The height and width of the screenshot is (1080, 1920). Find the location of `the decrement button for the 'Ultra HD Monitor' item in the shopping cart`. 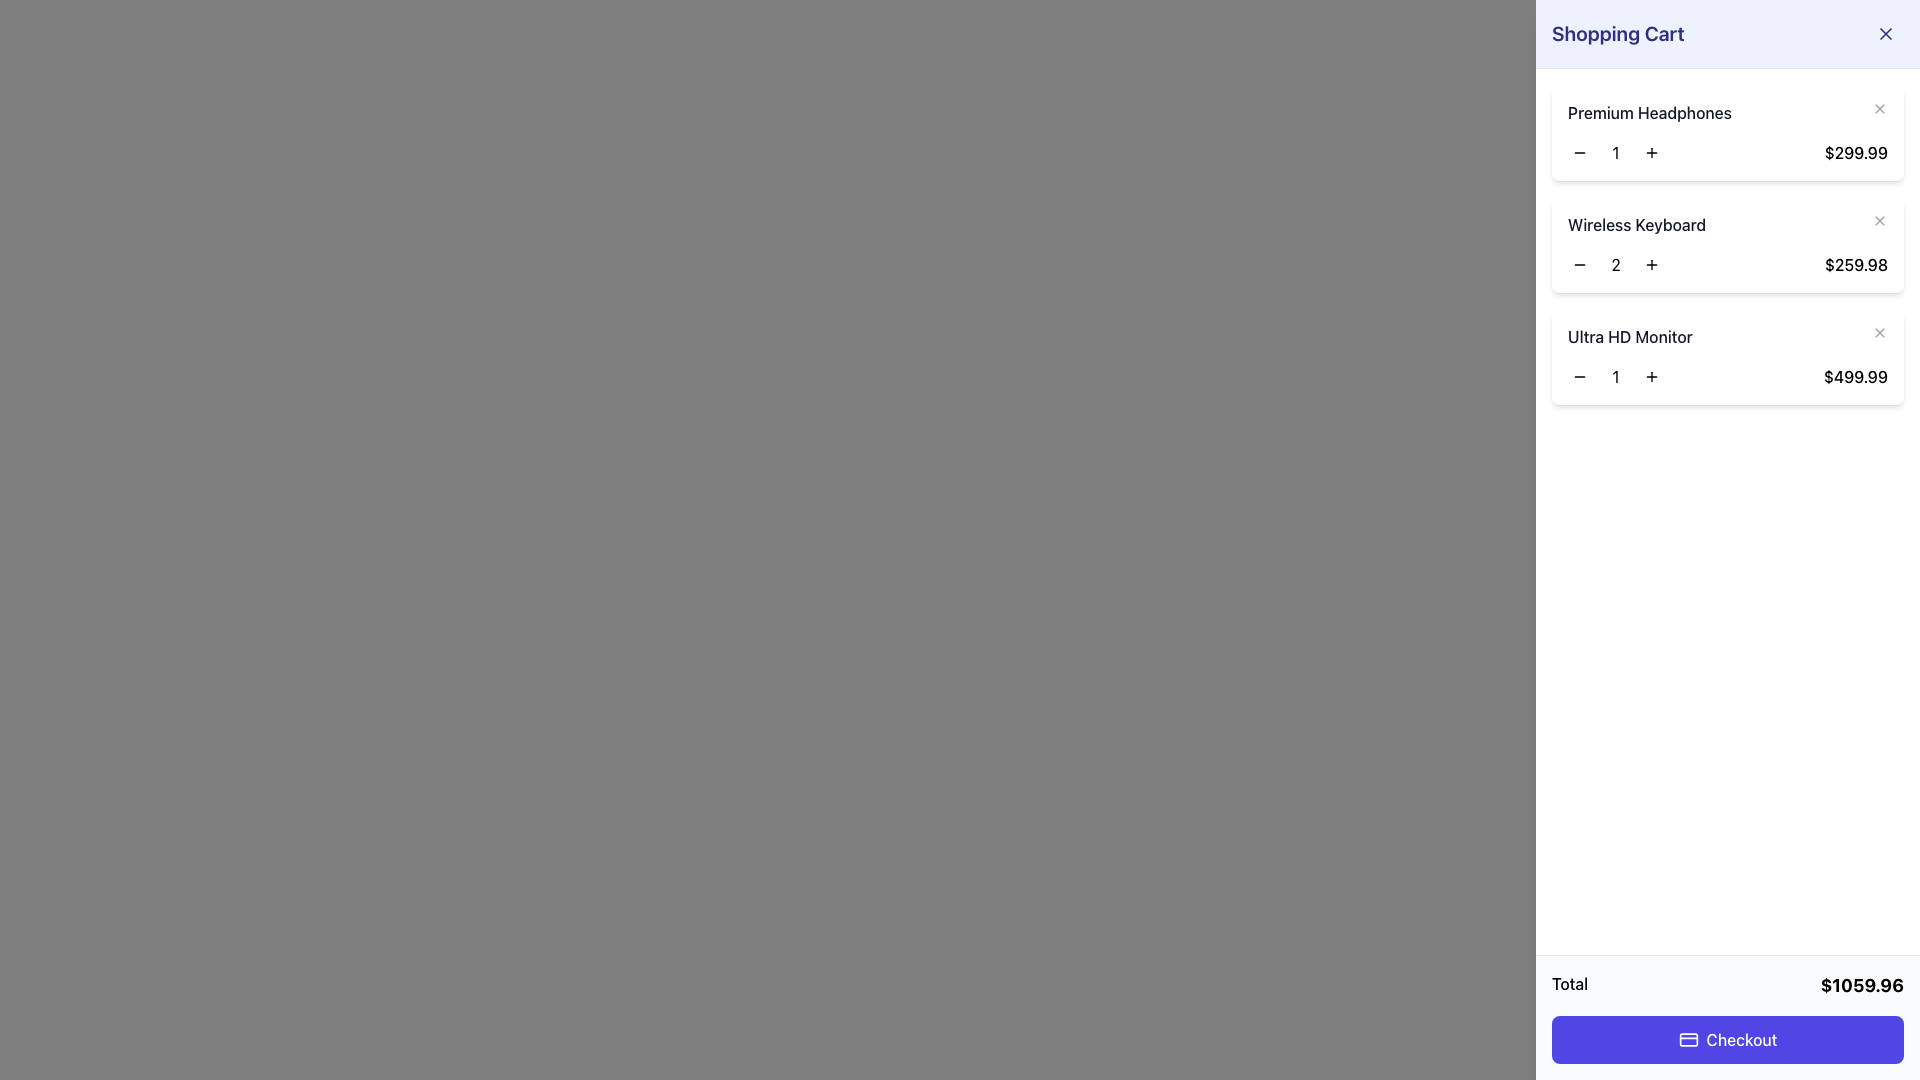

the decrement button for the 'Ultra HD Monitor' item in the shopping cart is located at coordinates (1578, 377).